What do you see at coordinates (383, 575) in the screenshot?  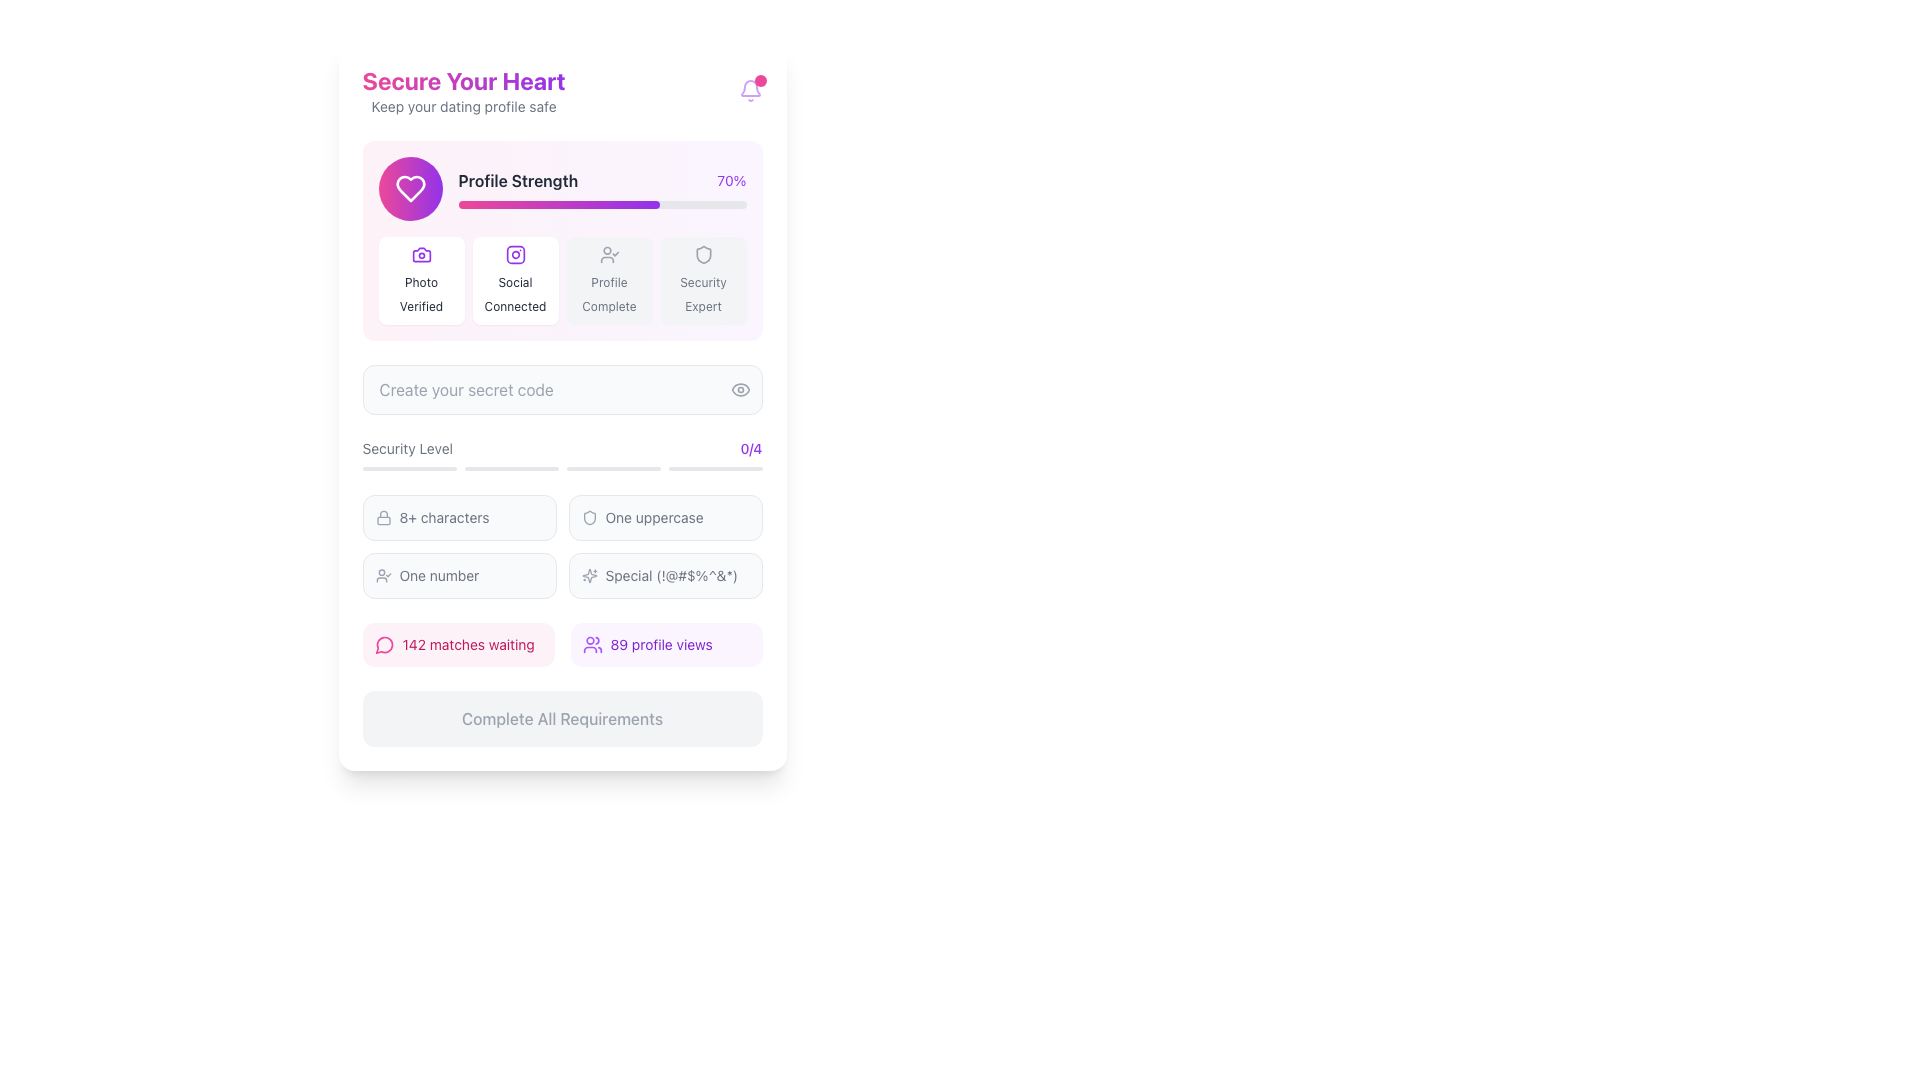 I see `the small user icon with a check mark, which indicates an approval status, located in the lower section of the interface on the left side of the row containing the text 'One number.'` at bounding box center [383, 575].